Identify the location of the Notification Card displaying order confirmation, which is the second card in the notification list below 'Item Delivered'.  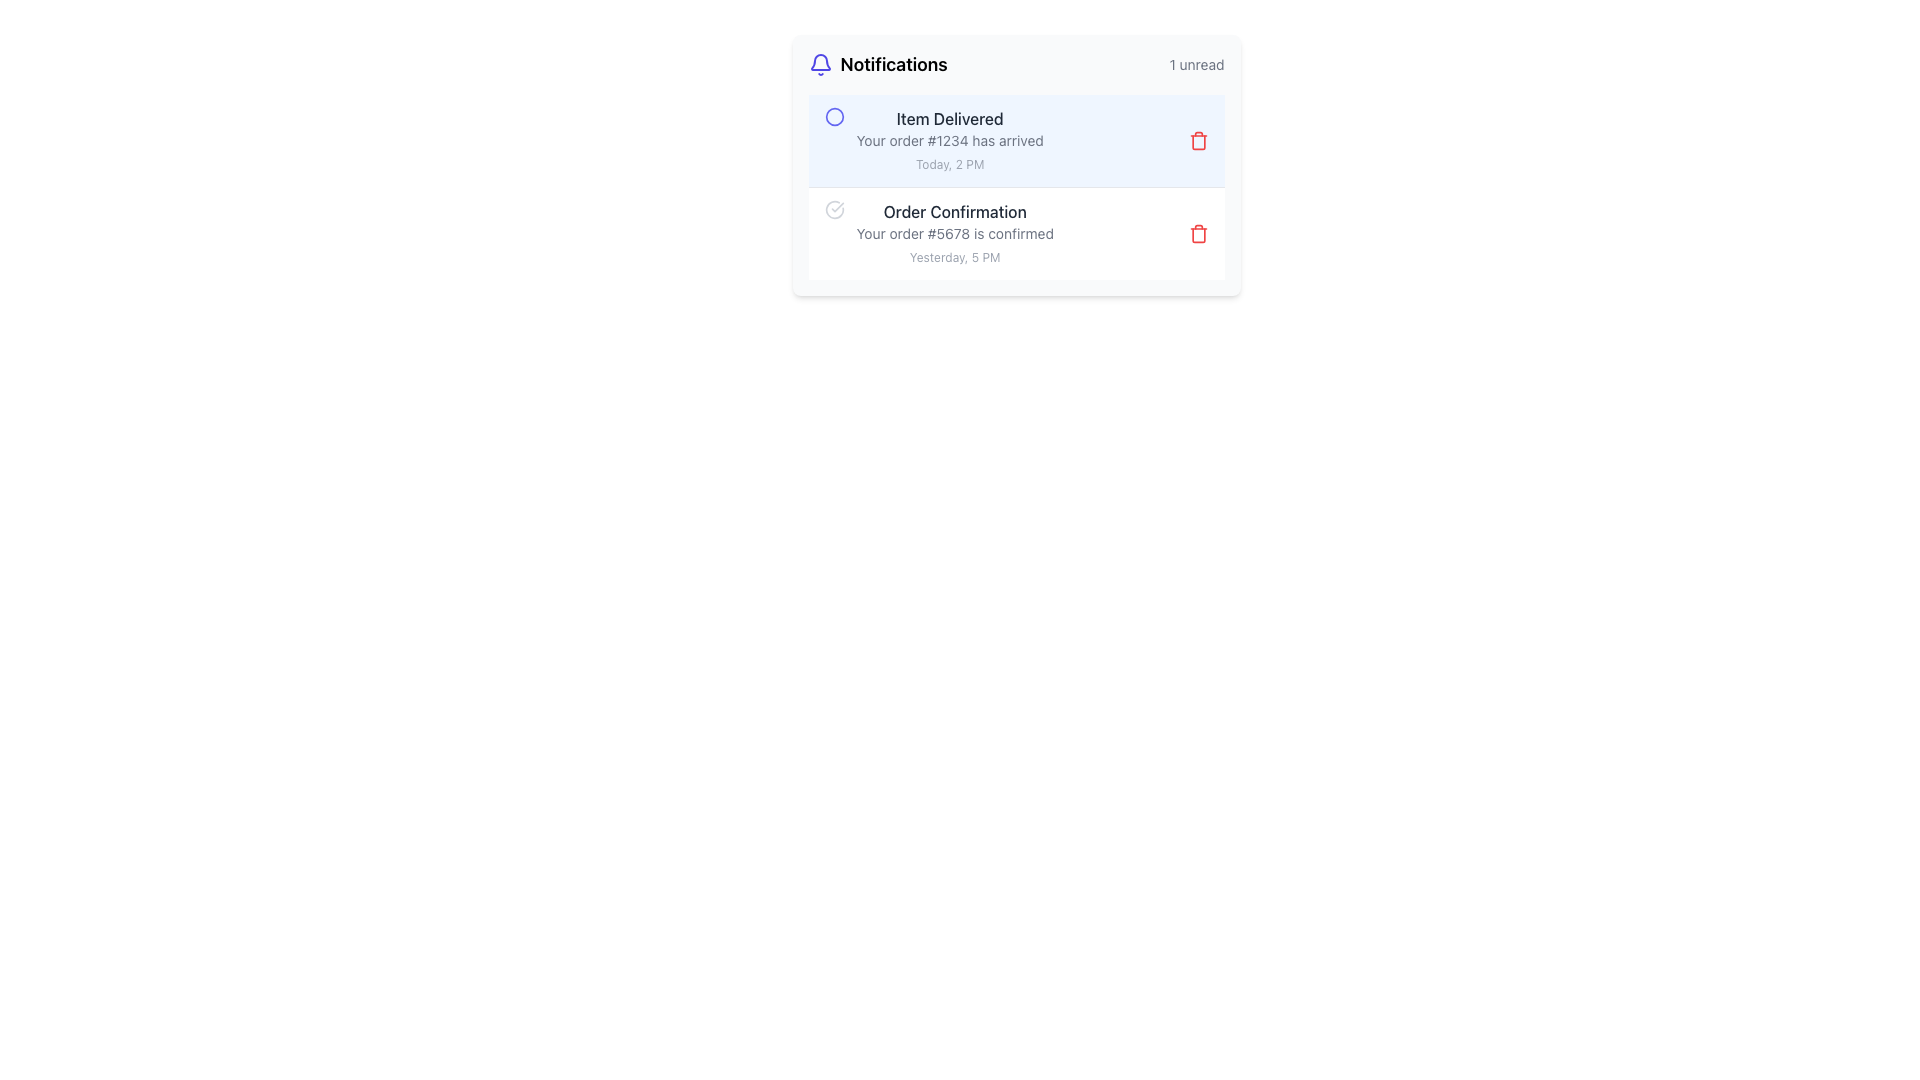
(1016, 232).